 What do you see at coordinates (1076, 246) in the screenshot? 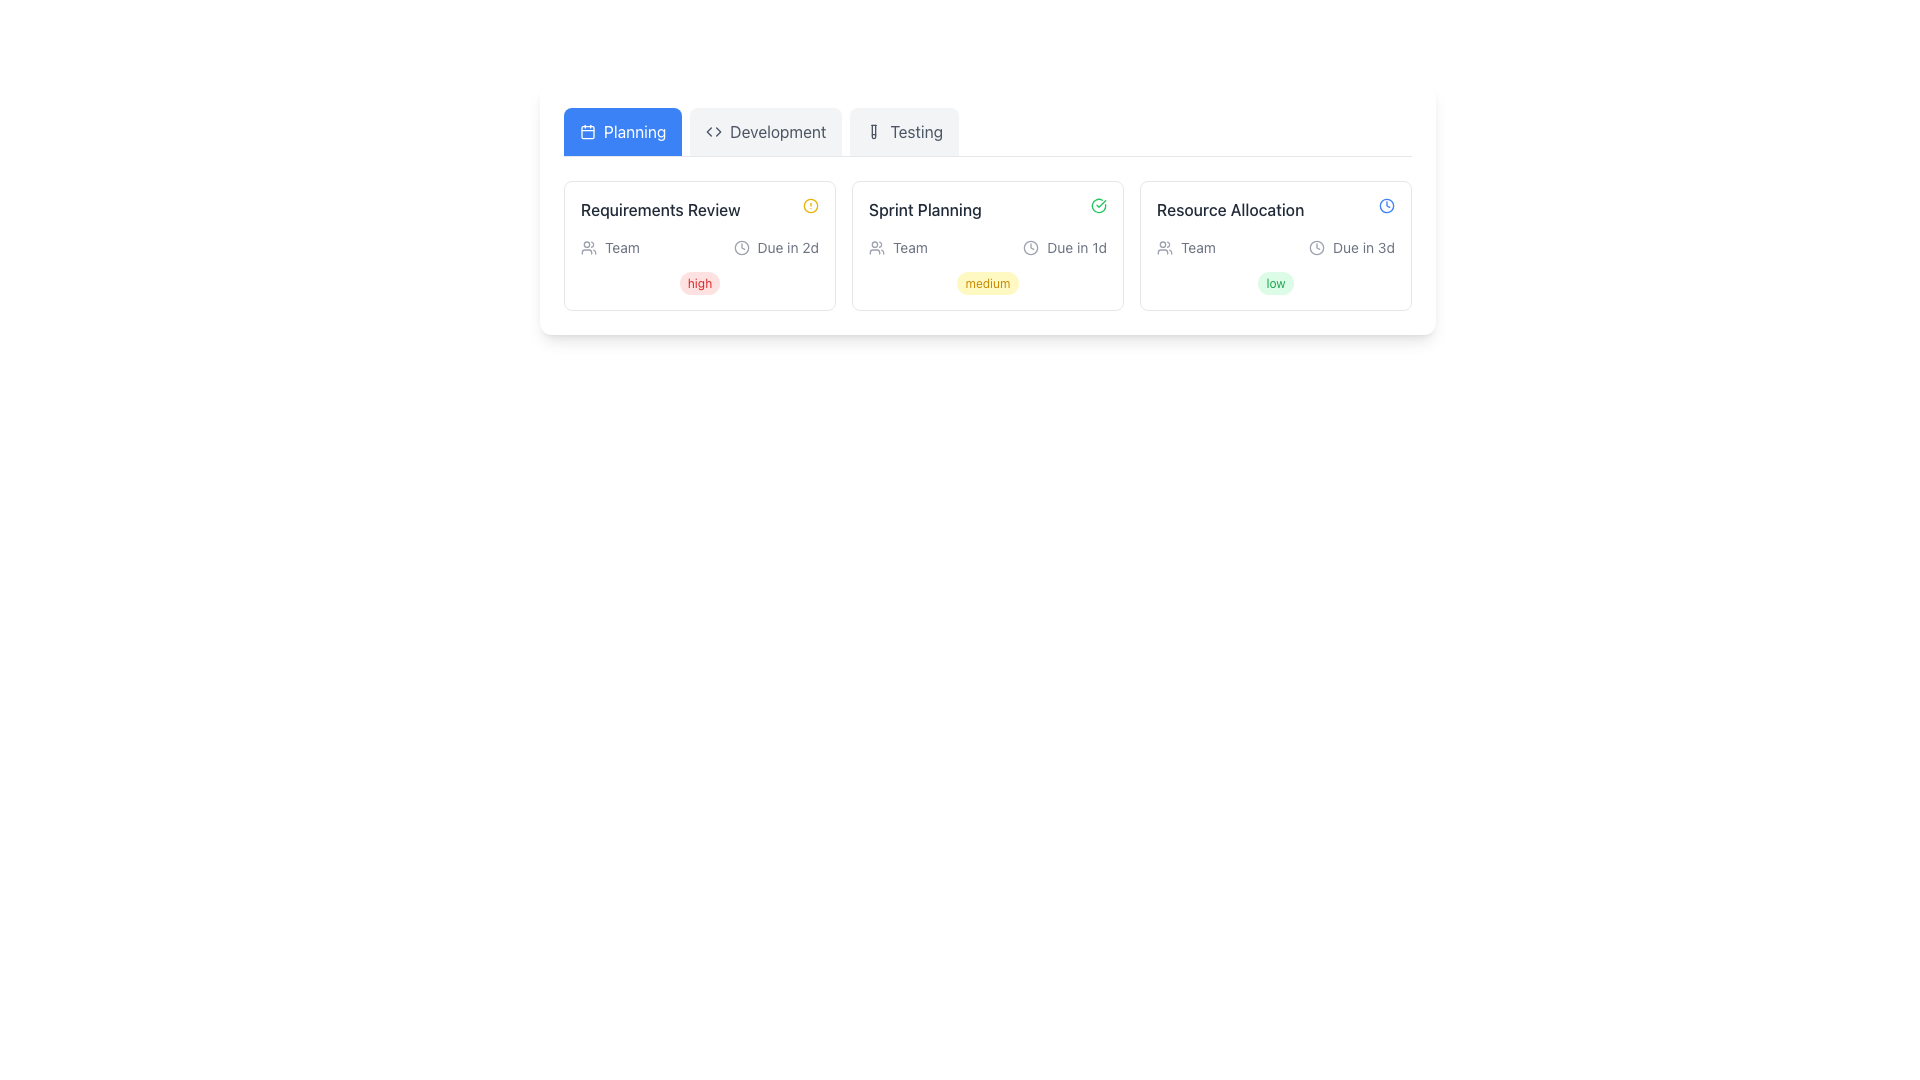
I see `text content of the due date indicator label located in the 'Sprint Planning' section, which is the last visual element in its row, positioned to the right of a clock icon` at bounding box center [1076, 246].